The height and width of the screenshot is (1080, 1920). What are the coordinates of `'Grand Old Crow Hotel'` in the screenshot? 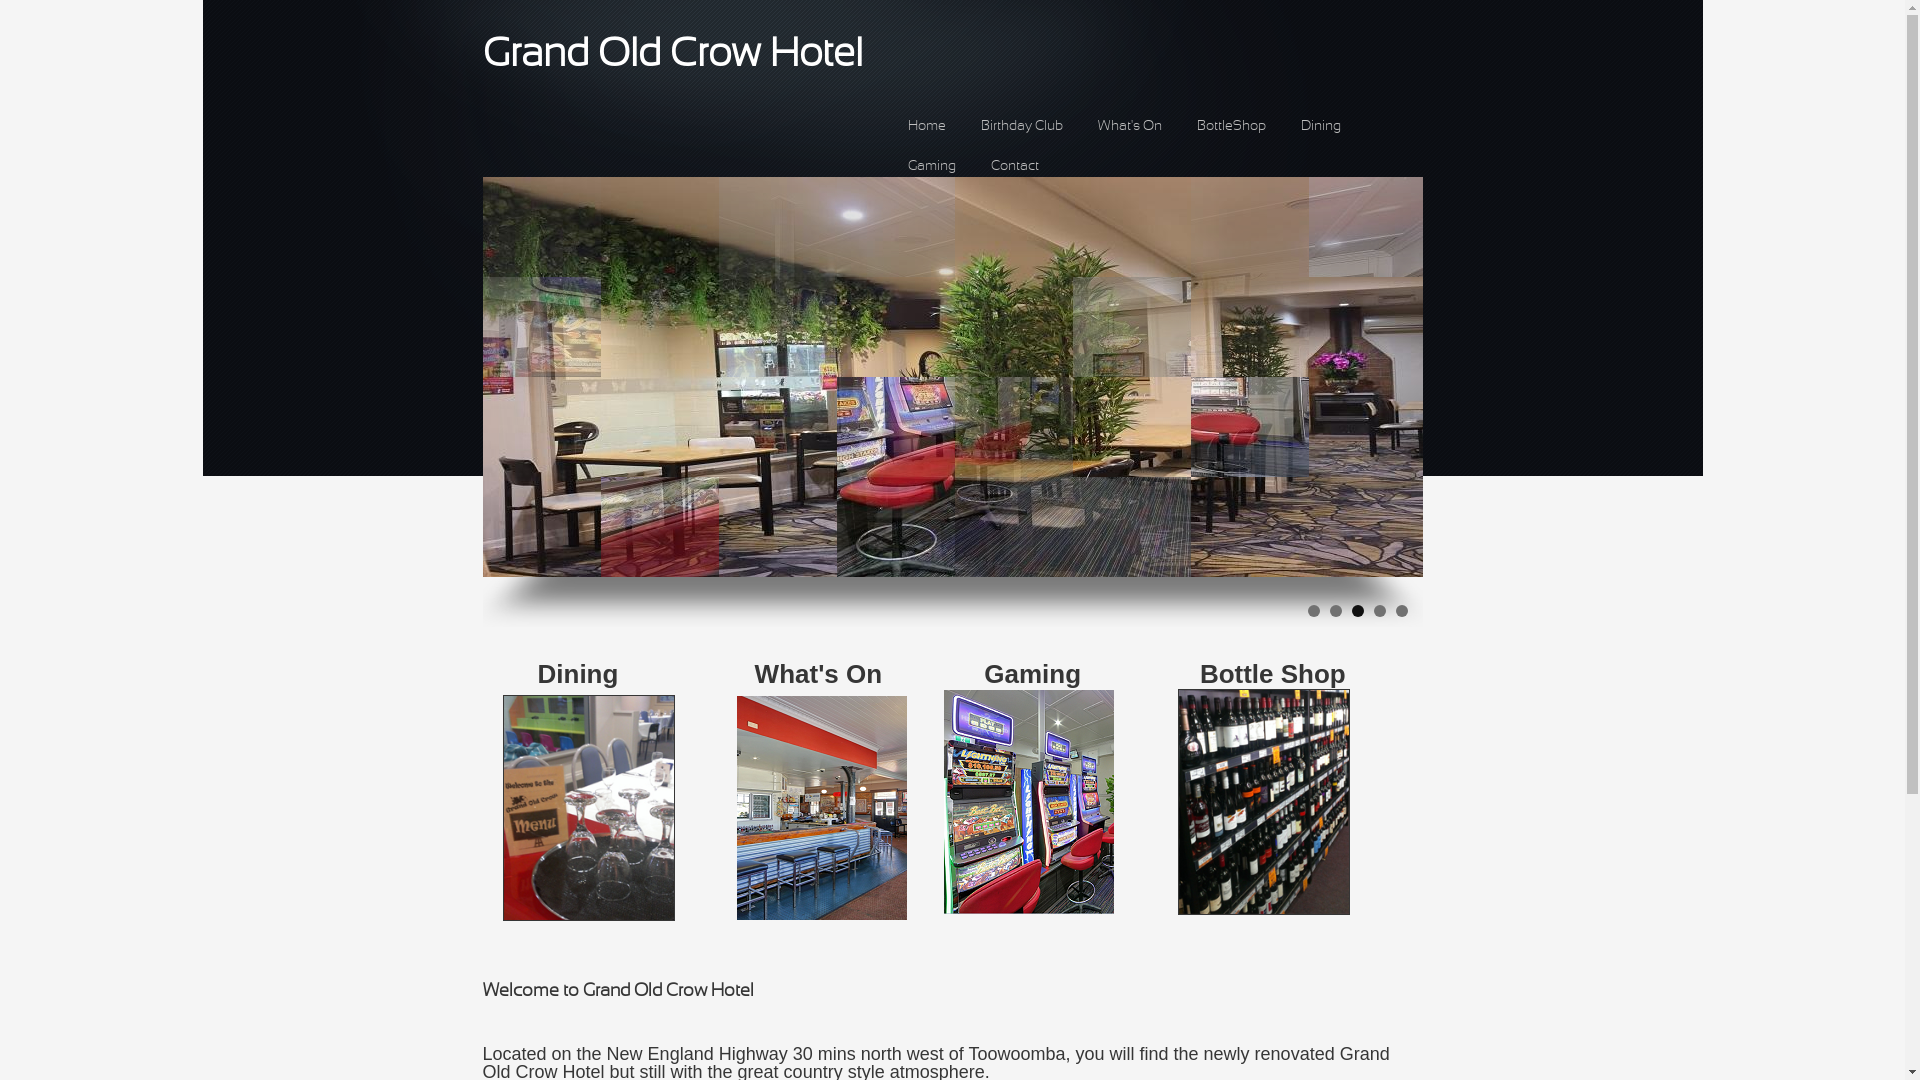 It's located at (672, 54).